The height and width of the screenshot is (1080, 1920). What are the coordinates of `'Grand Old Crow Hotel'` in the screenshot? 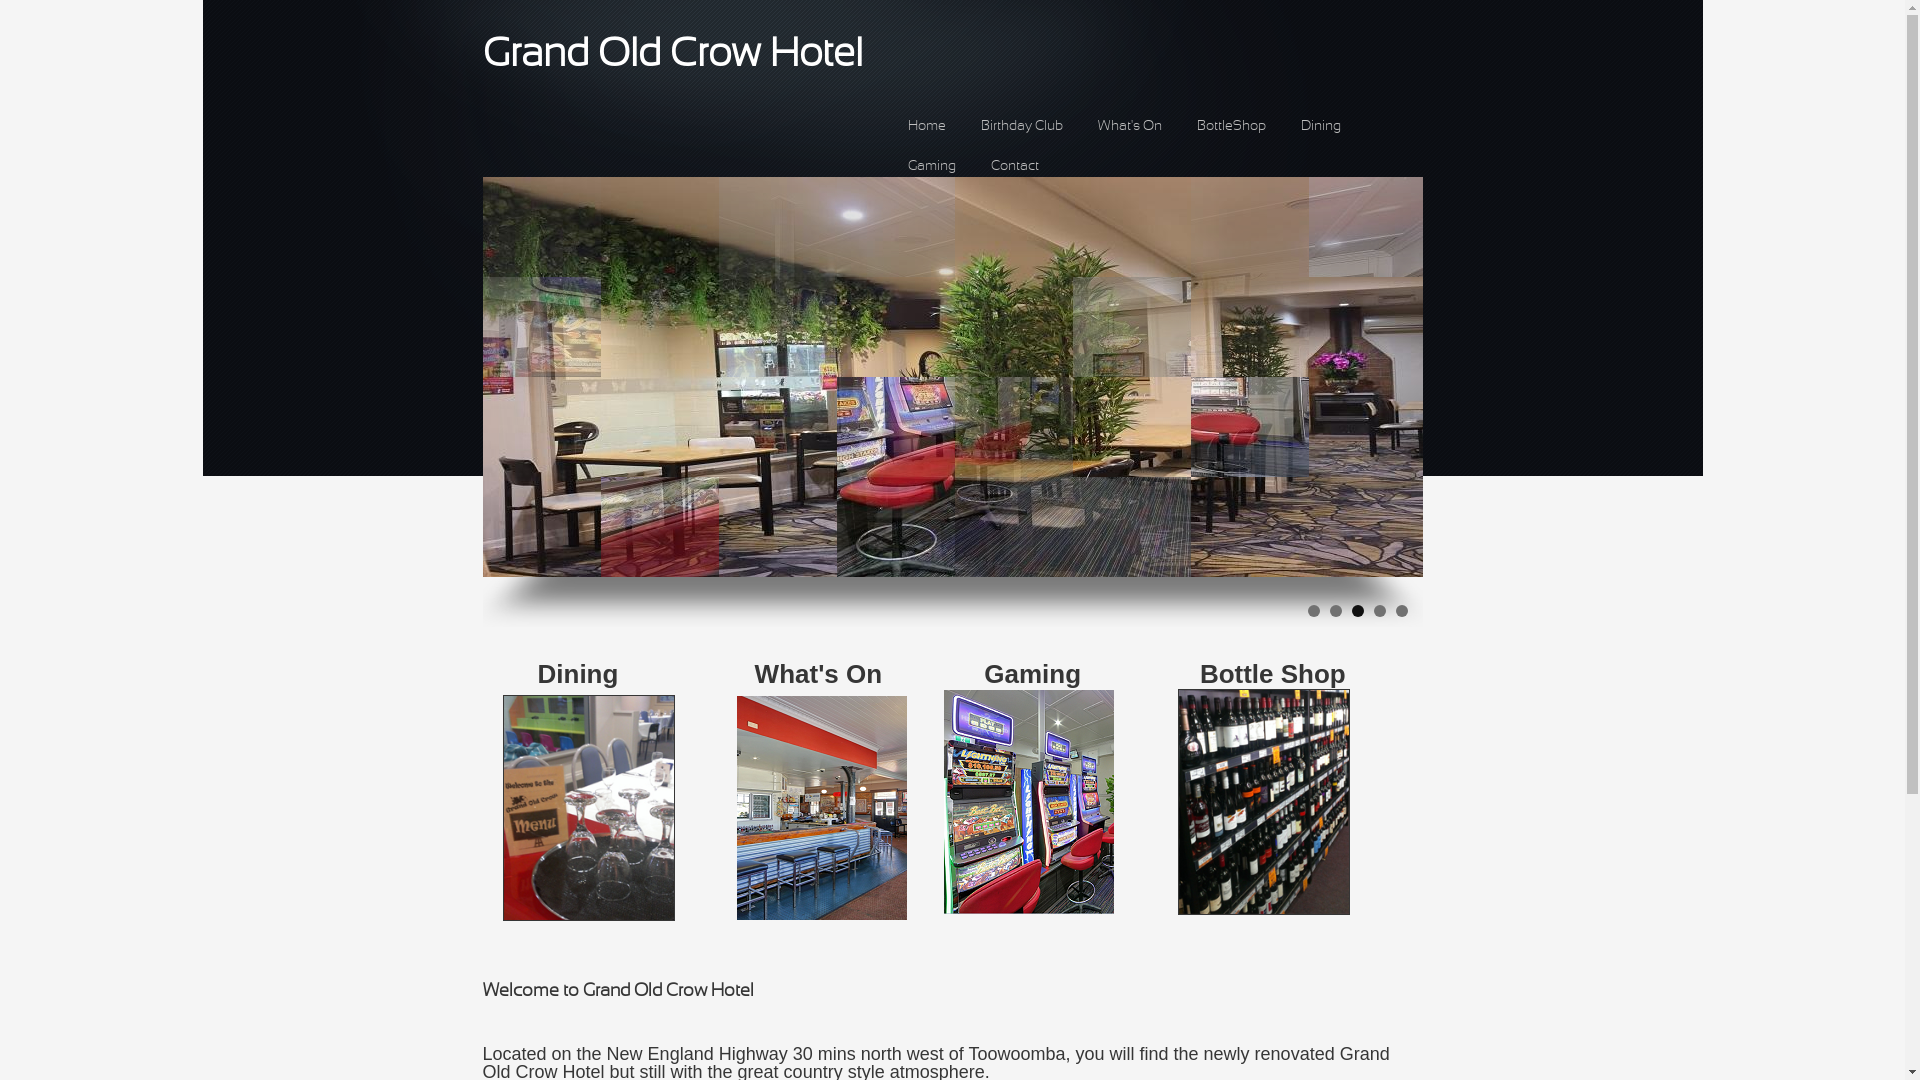 It's located at (672, 54).